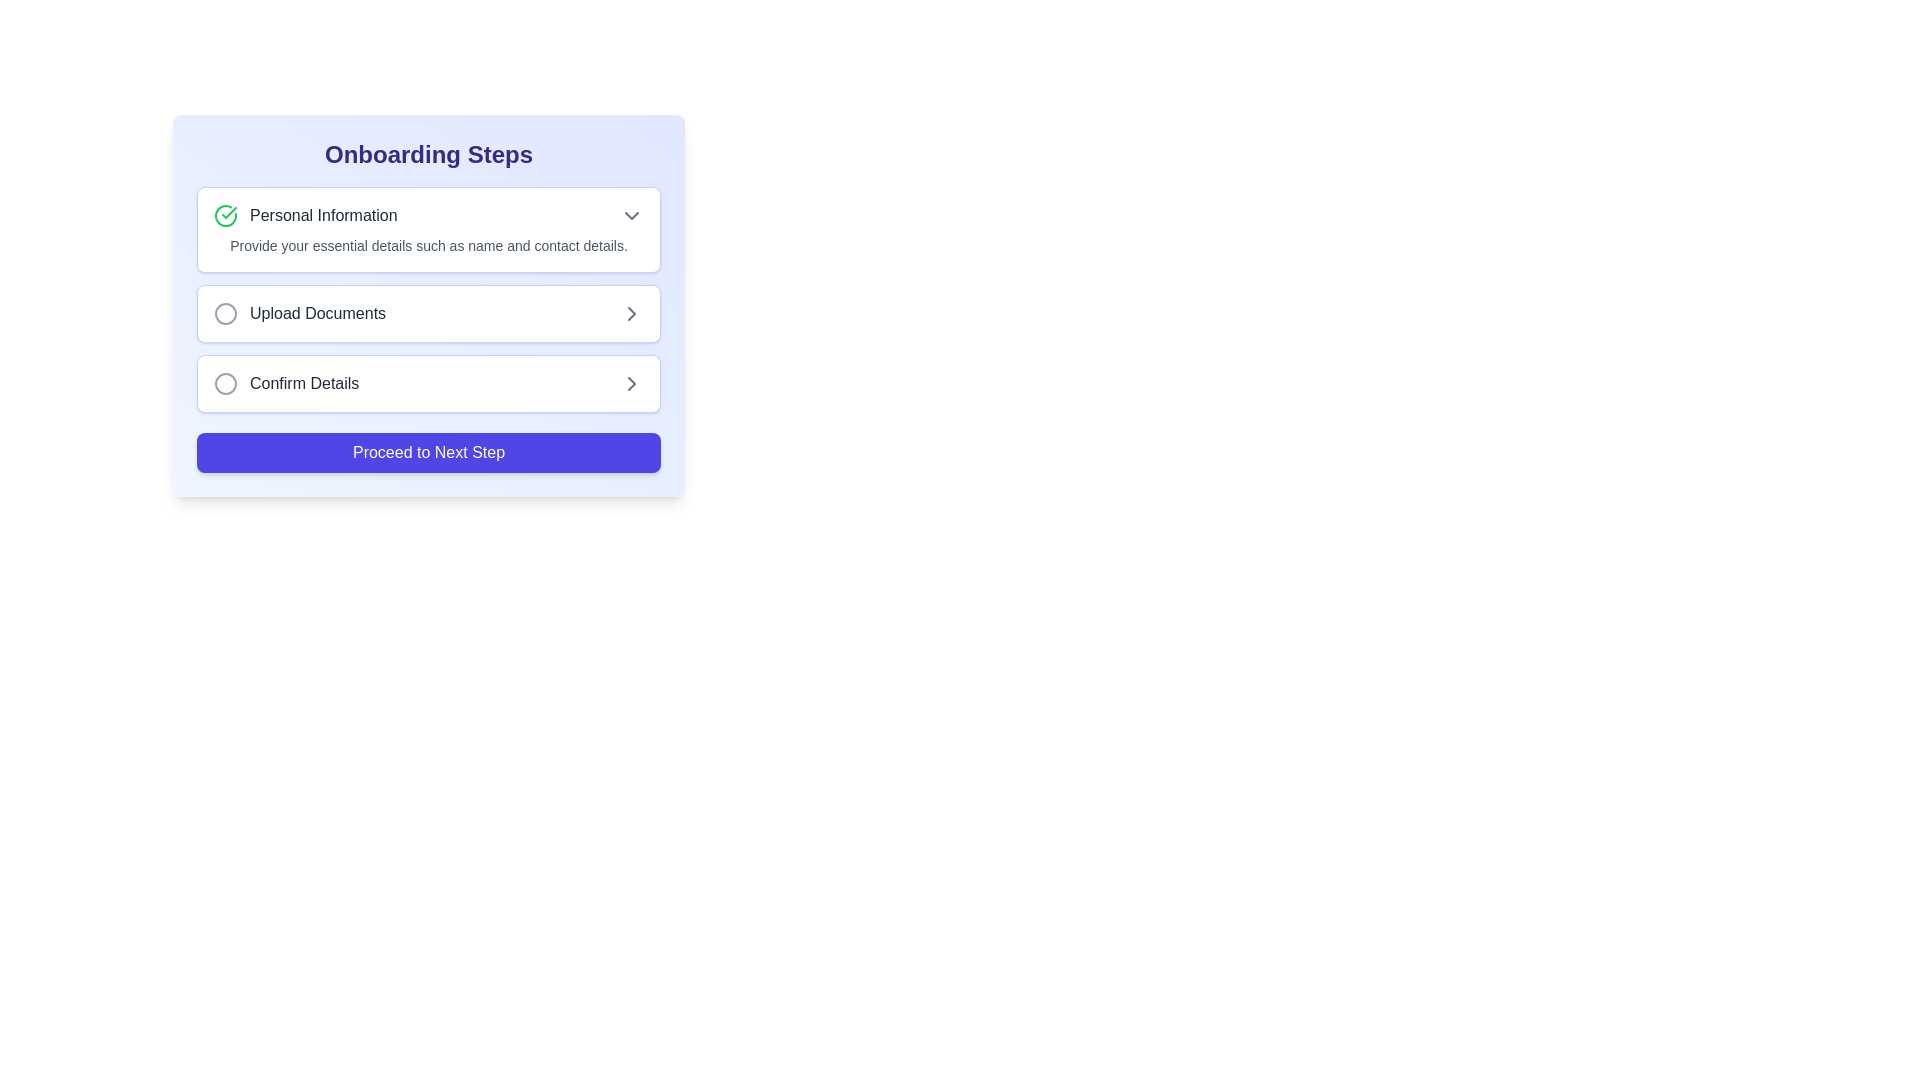 The width and height of the screenshot is (1920, 1080). What do you see at coordinates (299, 313) in the screenshot?
I see `the 'Upload Documents' navigation list item, which is the second item in the onboarding steps panel` at bounding box center [299, 313].